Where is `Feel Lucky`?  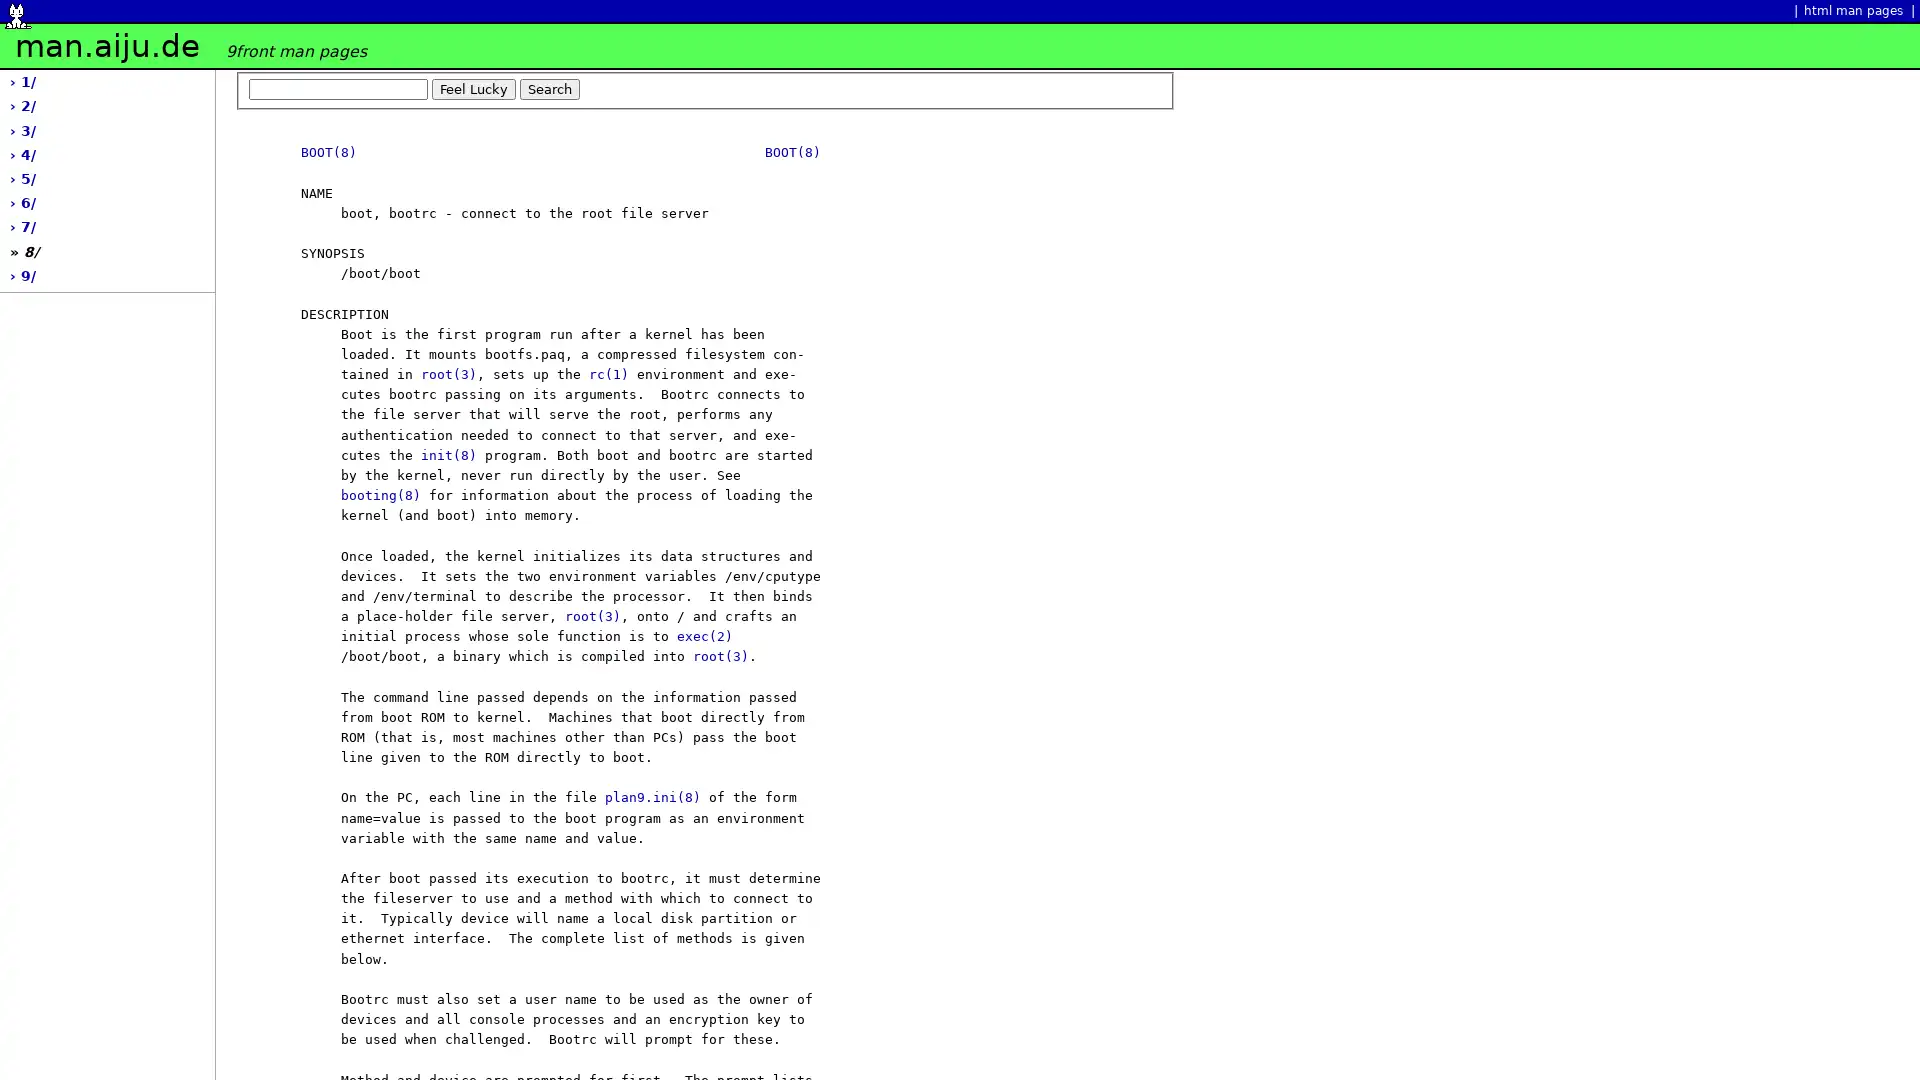 Feel Lucky is located at coordinates (473, 87).